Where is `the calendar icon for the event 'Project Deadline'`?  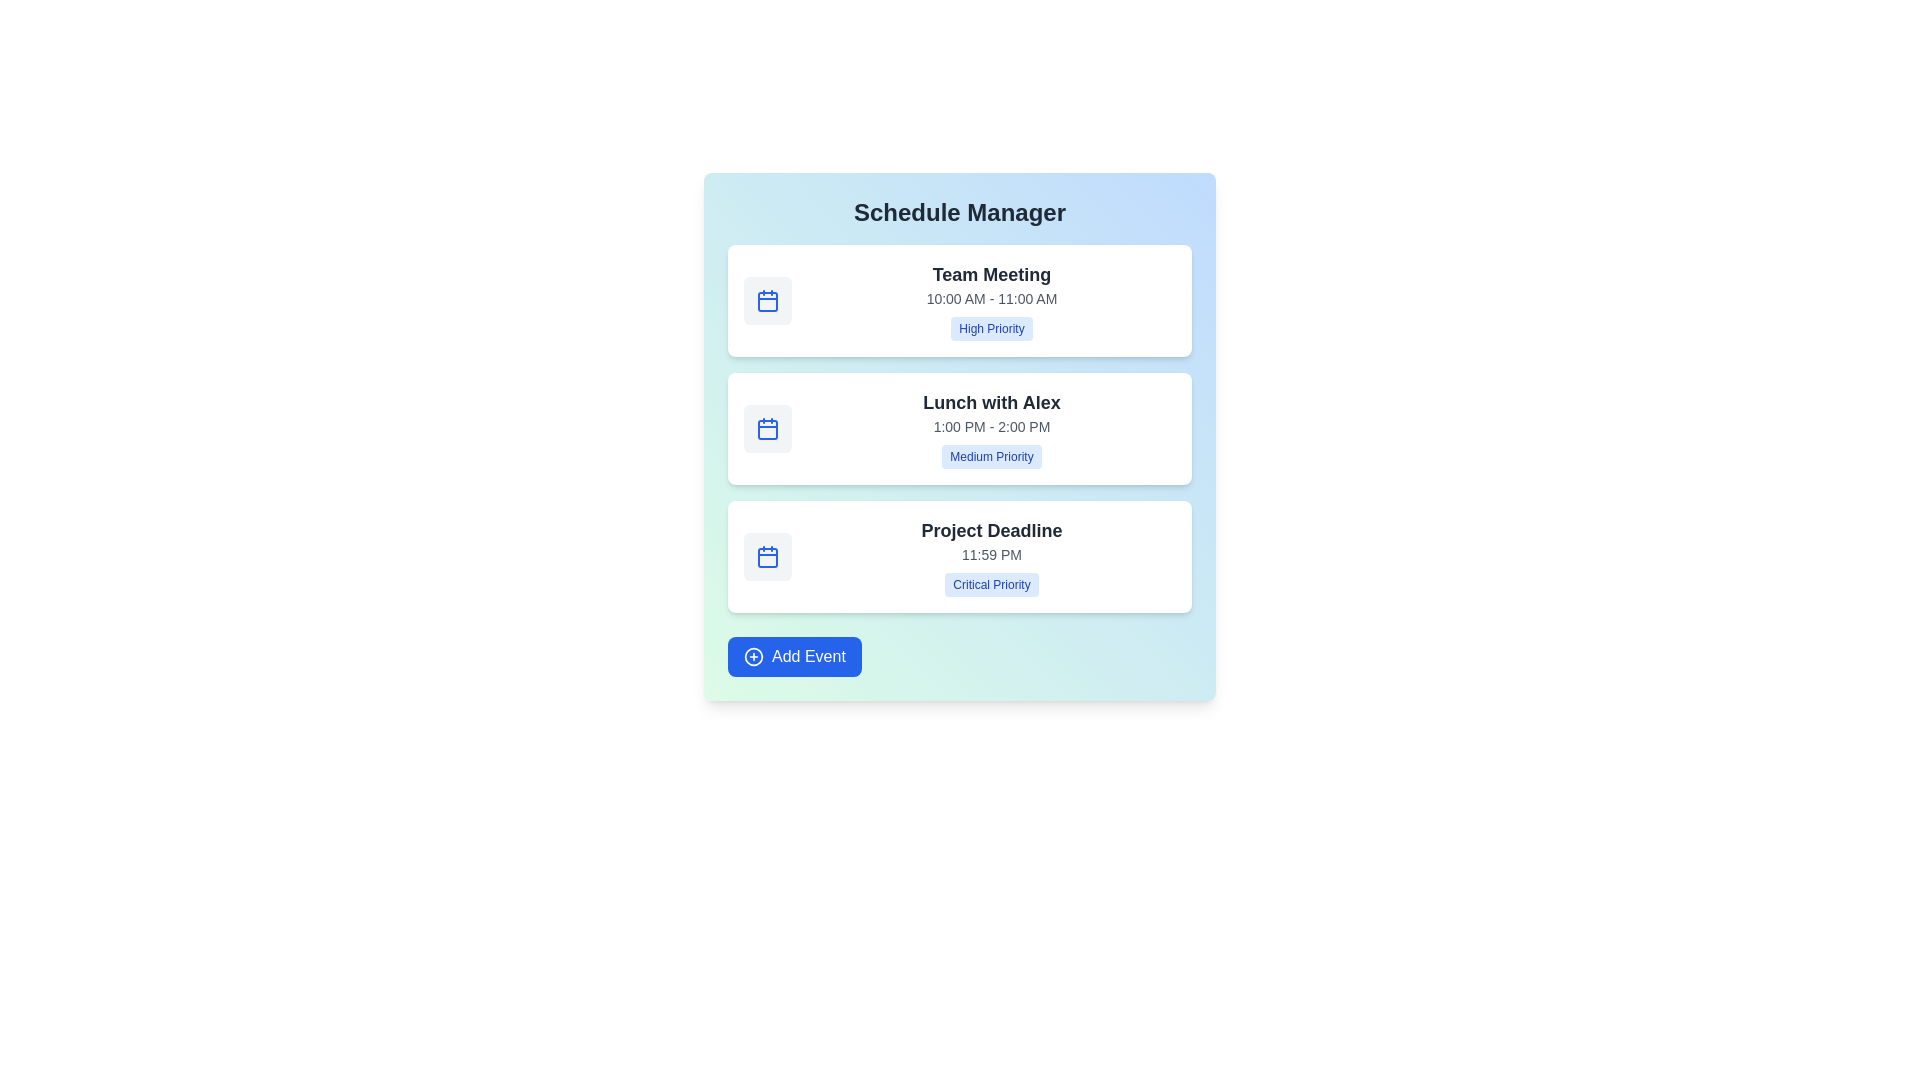
the calendar icon for the event 'Project Deadline' is located at coordinates (767, 556).